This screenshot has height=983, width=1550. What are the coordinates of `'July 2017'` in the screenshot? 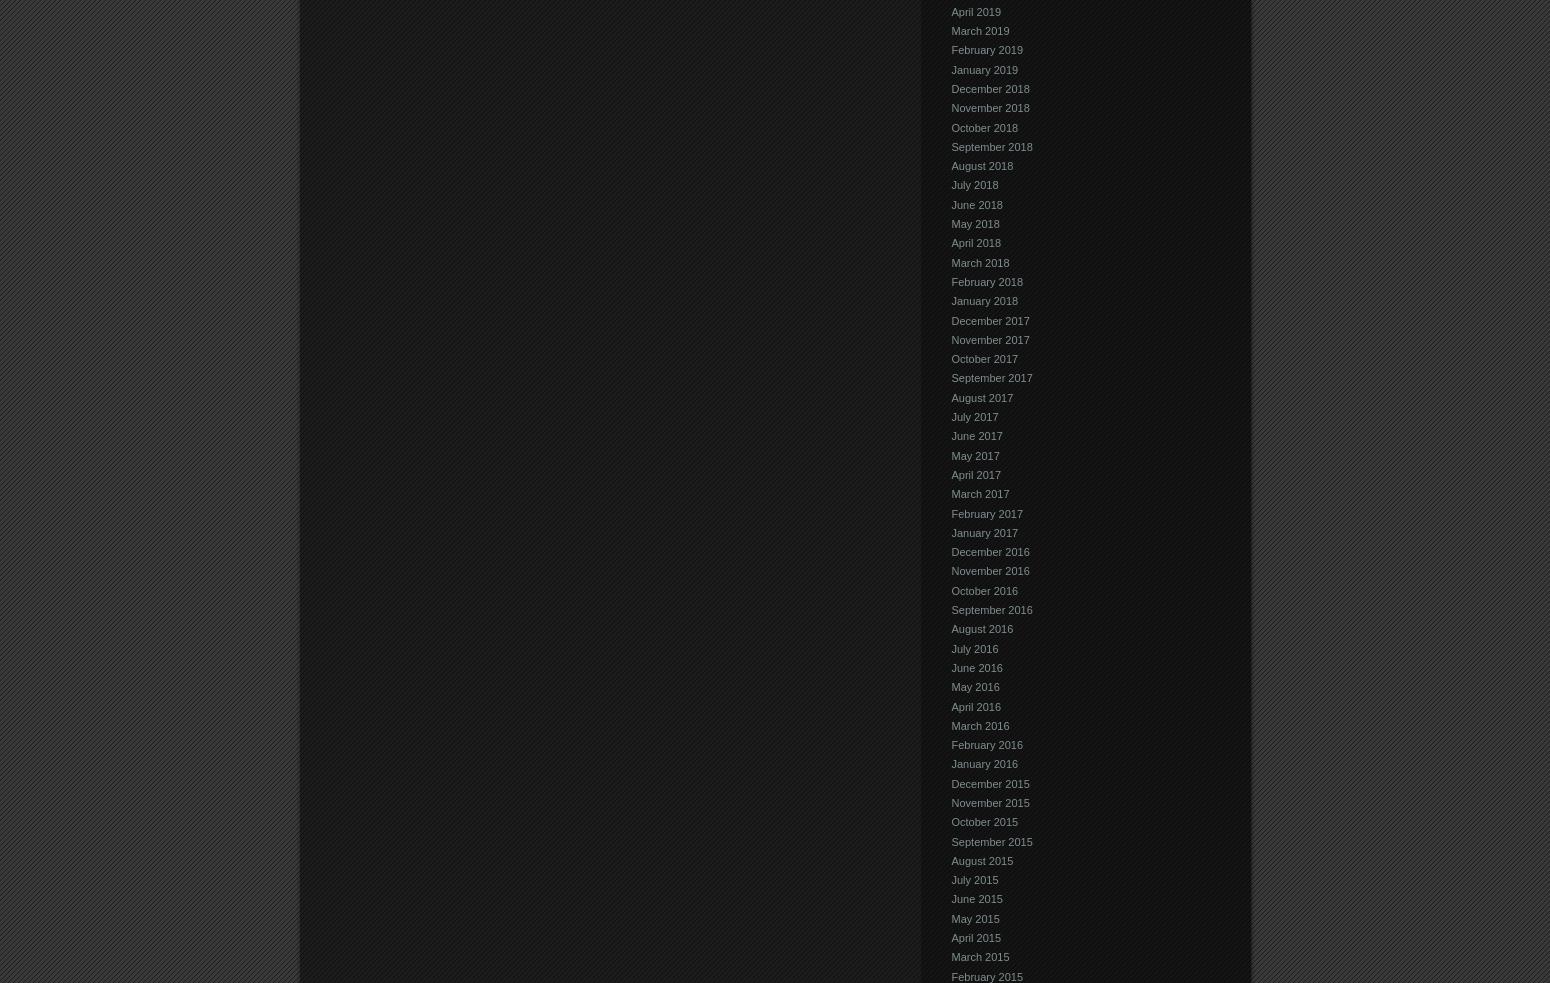 It's located at (973, 415).